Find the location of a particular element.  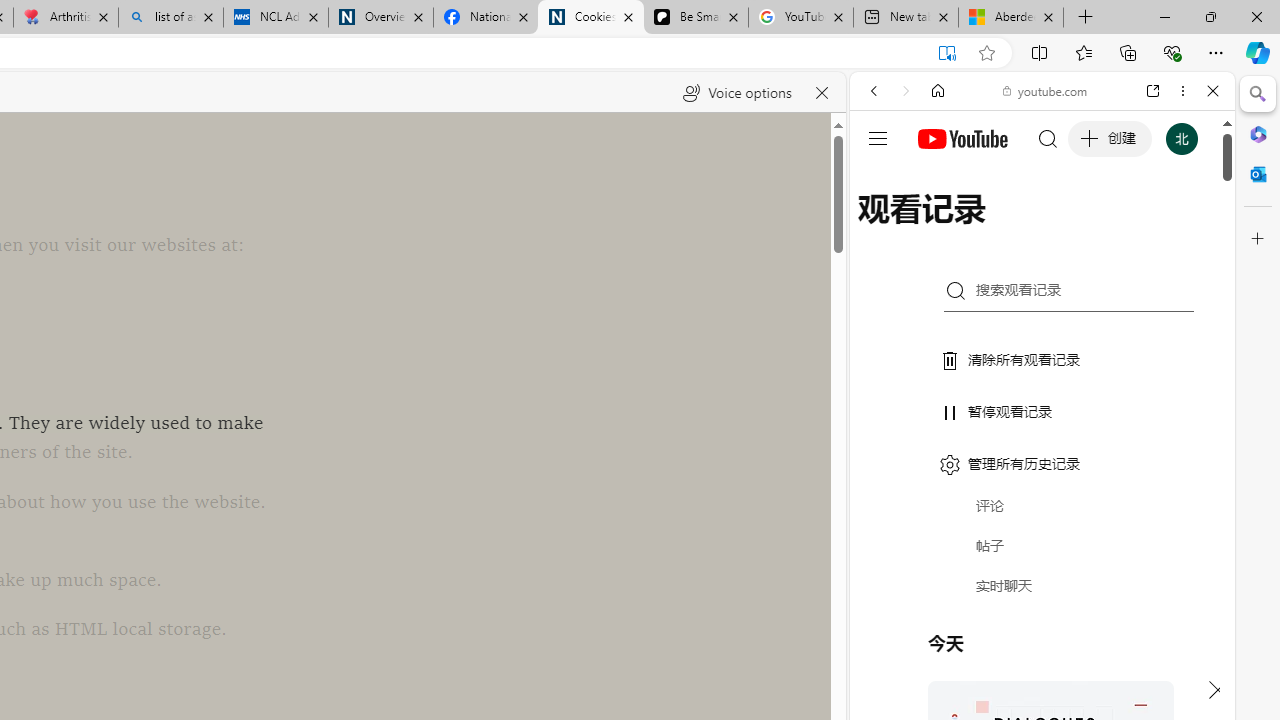

'Cookies' is located at coordinates (589, 17).